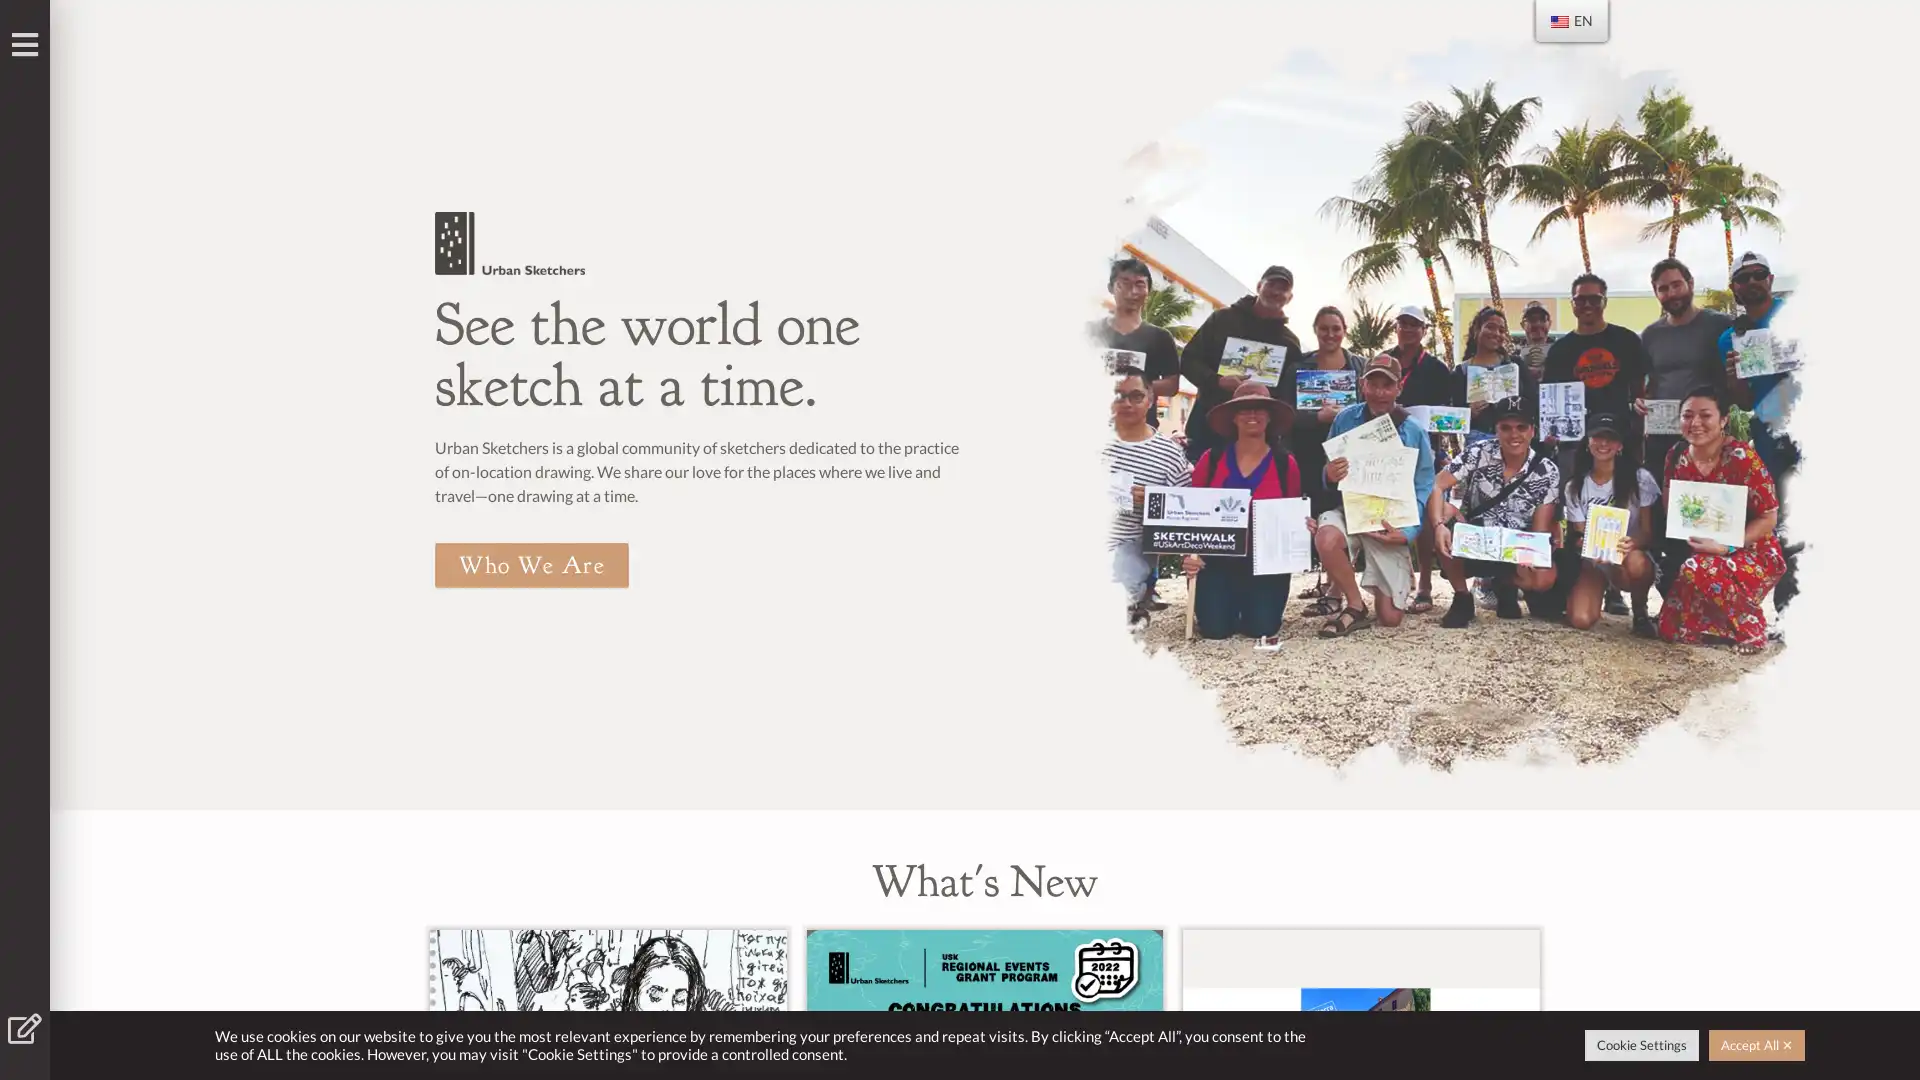  I want to click on Accept All, so click(1755, 1044).